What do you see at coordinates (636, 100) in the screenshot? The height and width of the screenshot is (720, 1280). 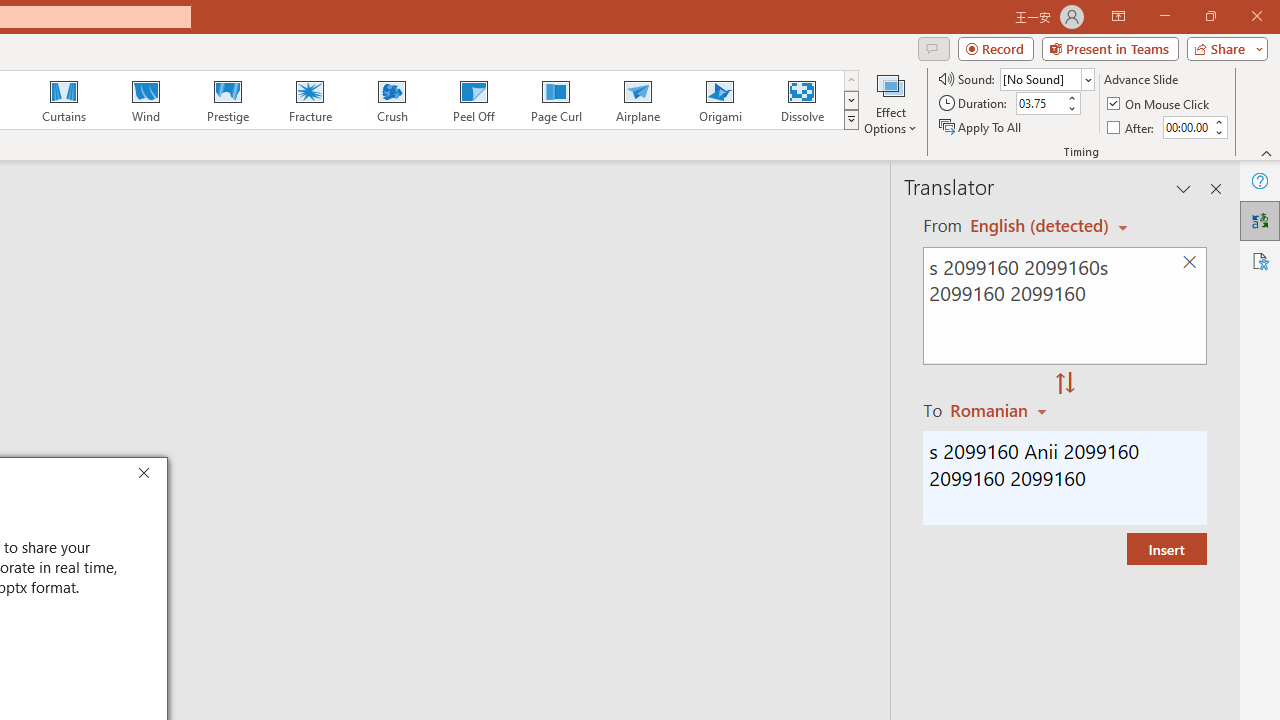 I see `'Airplane'` at bounding box center [636, 100].